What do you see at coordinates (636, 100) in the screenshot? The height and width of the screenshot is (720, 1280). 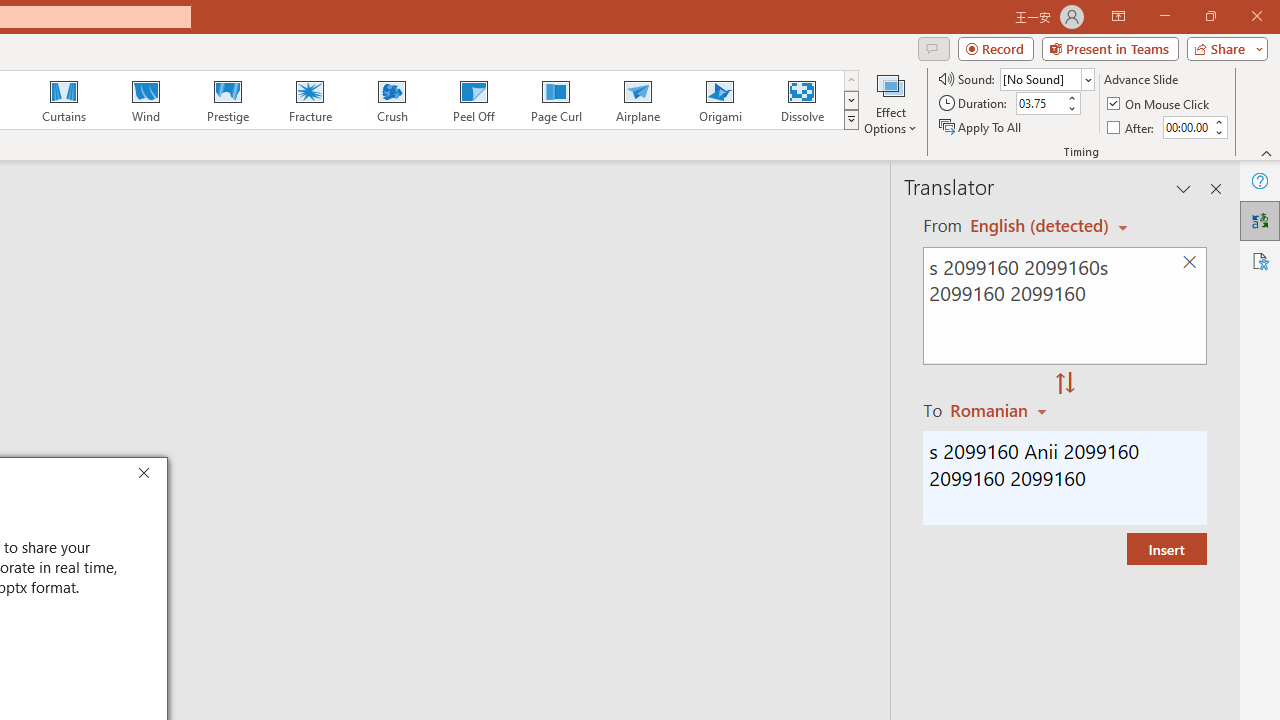 I see `'Airplane'` at bounding box center [636, 100].